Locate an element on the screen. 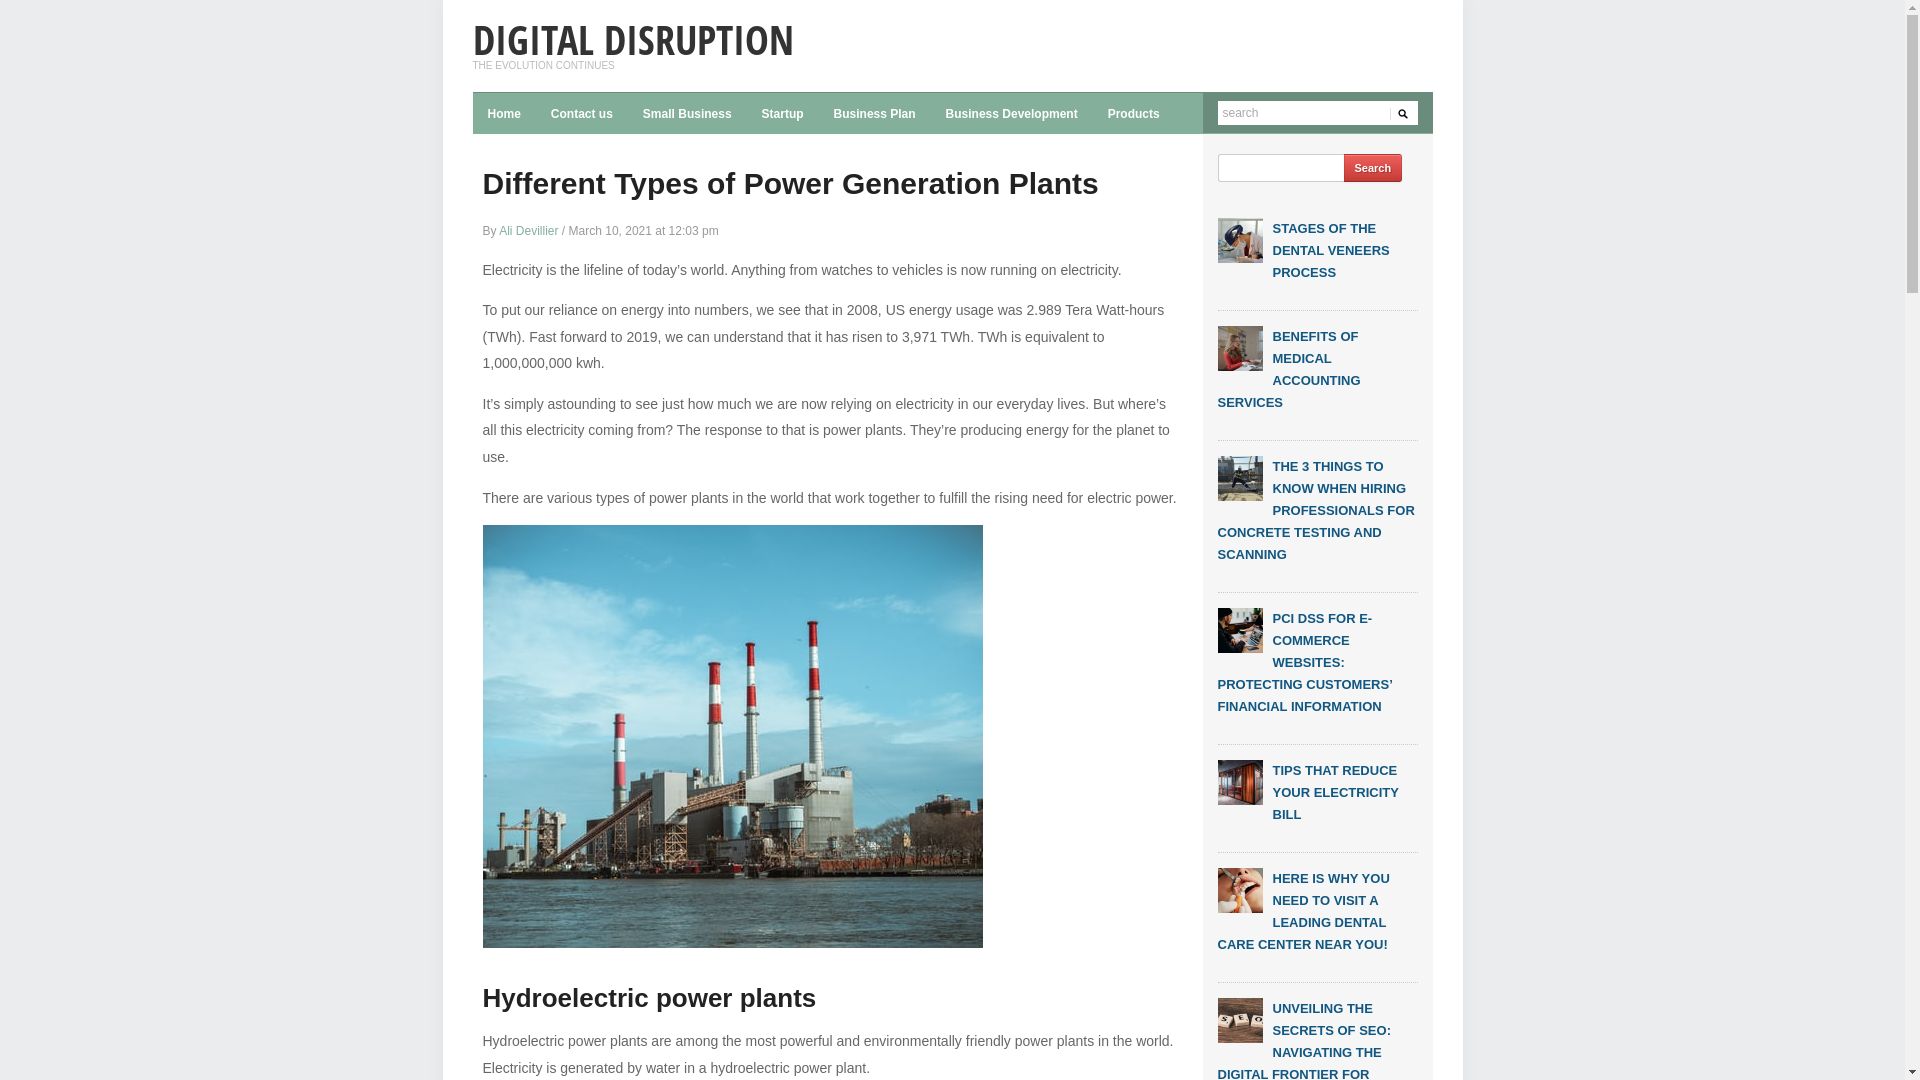 The image size is (1920, 1080). 'Tips That Reduce Your Electricity Bill' is located at coordinates (1239, 781).